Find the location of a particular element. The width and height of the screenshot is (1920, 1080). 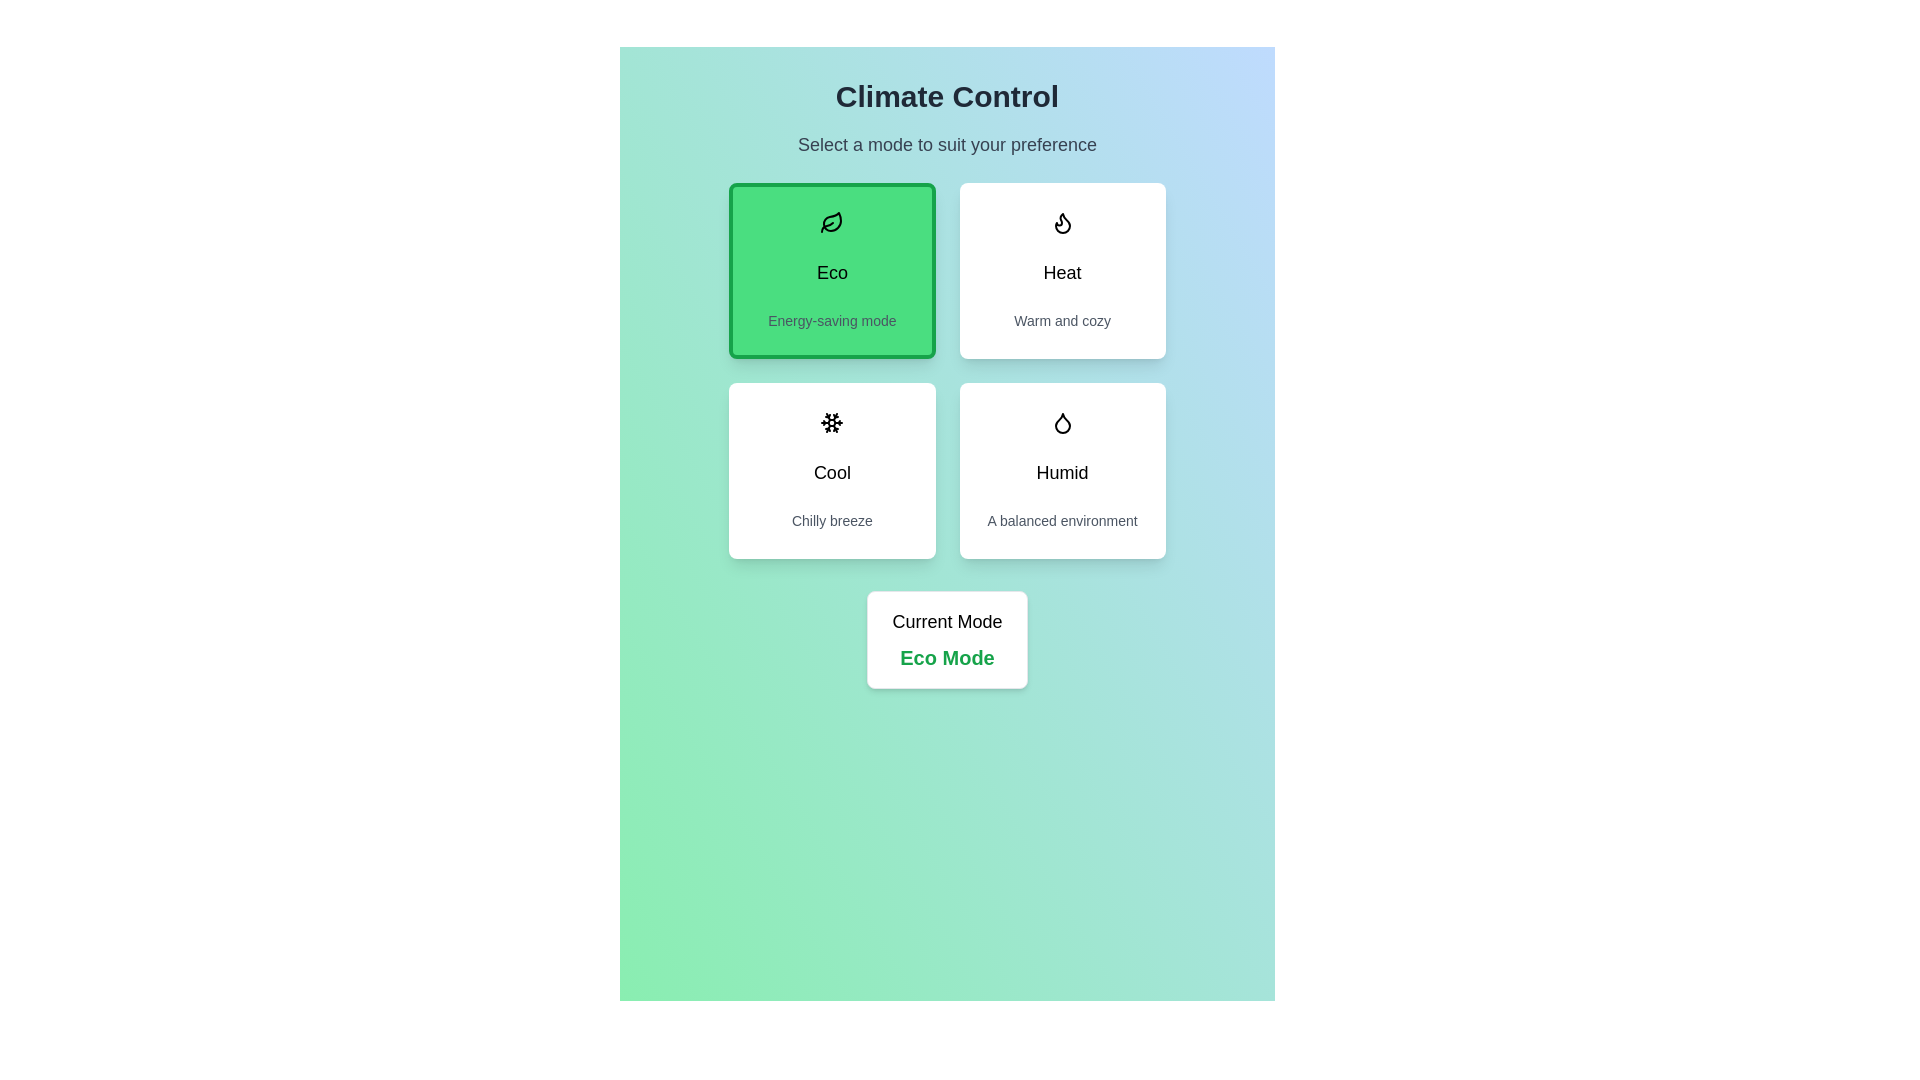

the button corresponding to the mode Humid is located at coordinates (1060, 470).